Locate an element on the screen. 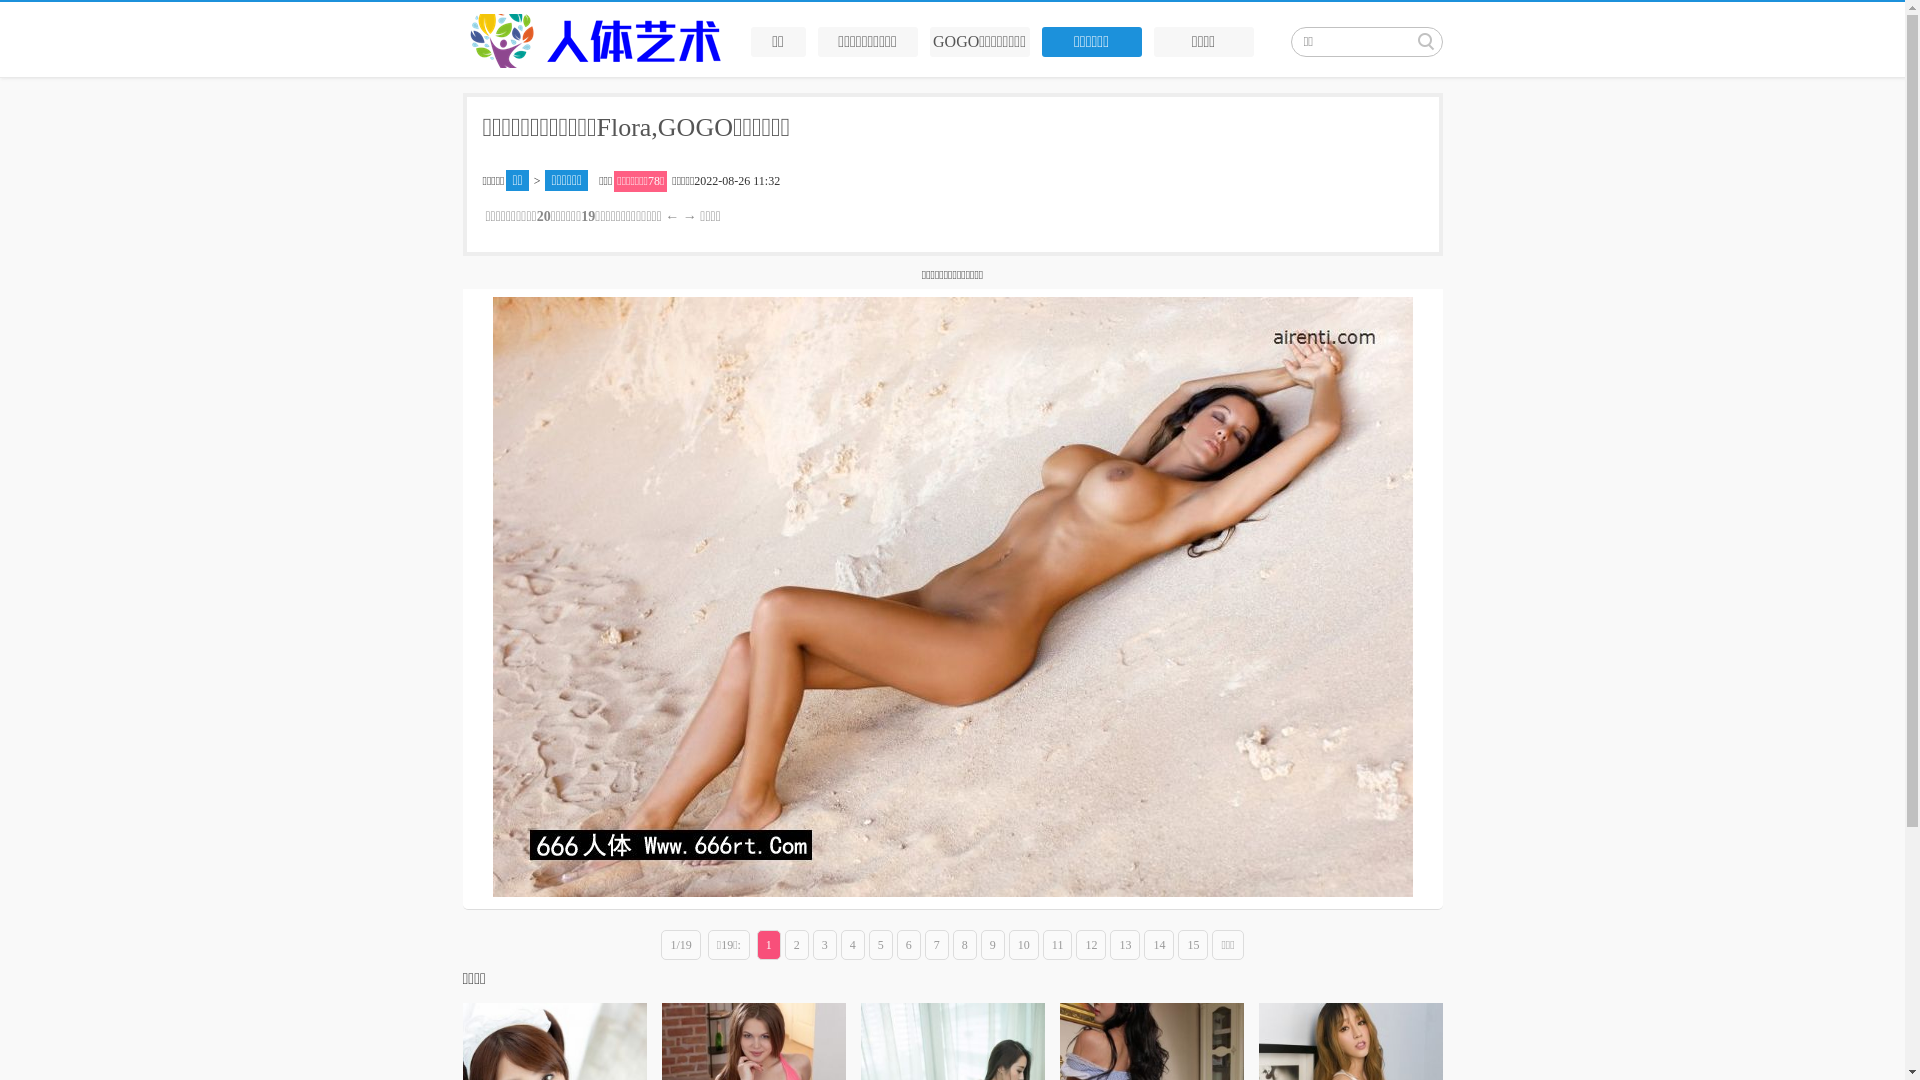  '1/19' is located at coordinates (680, 945).